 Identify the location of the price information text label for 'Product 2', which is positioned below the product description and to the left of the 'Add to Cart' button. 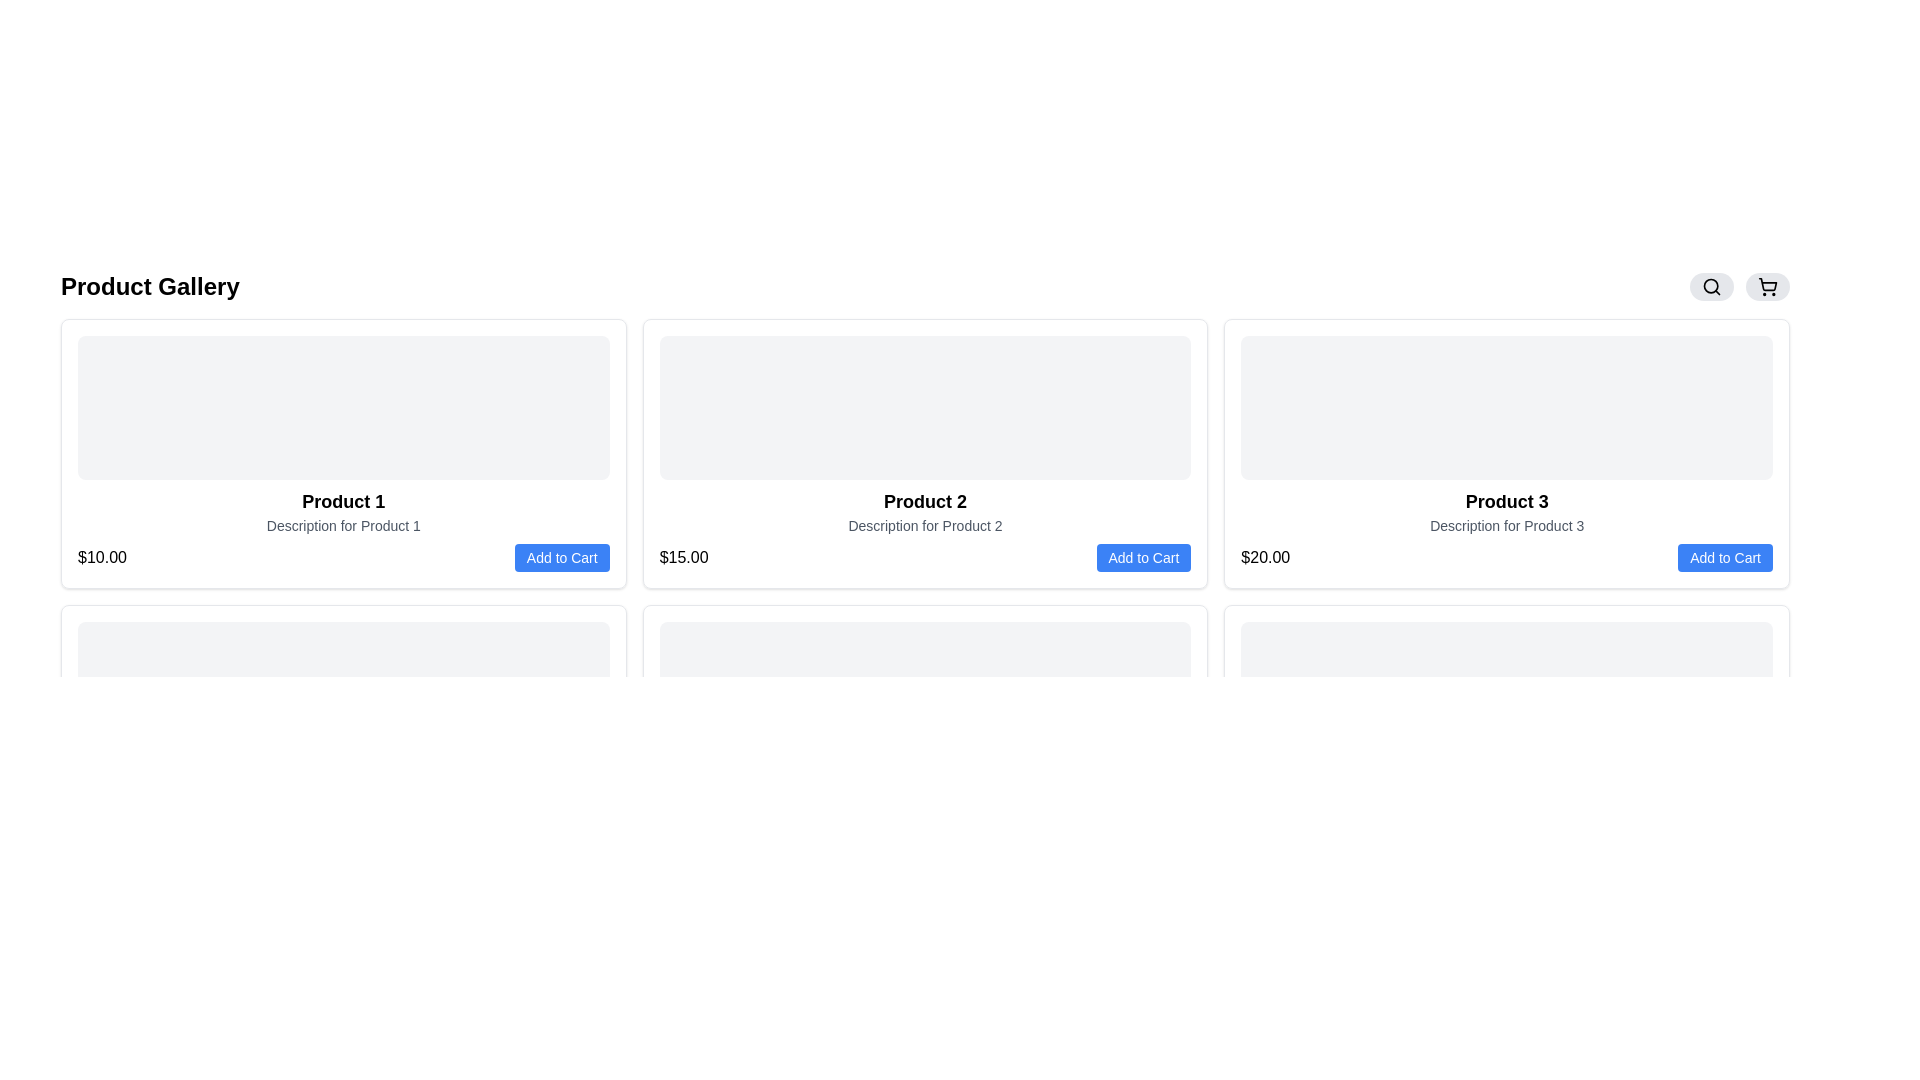
(684, 558).